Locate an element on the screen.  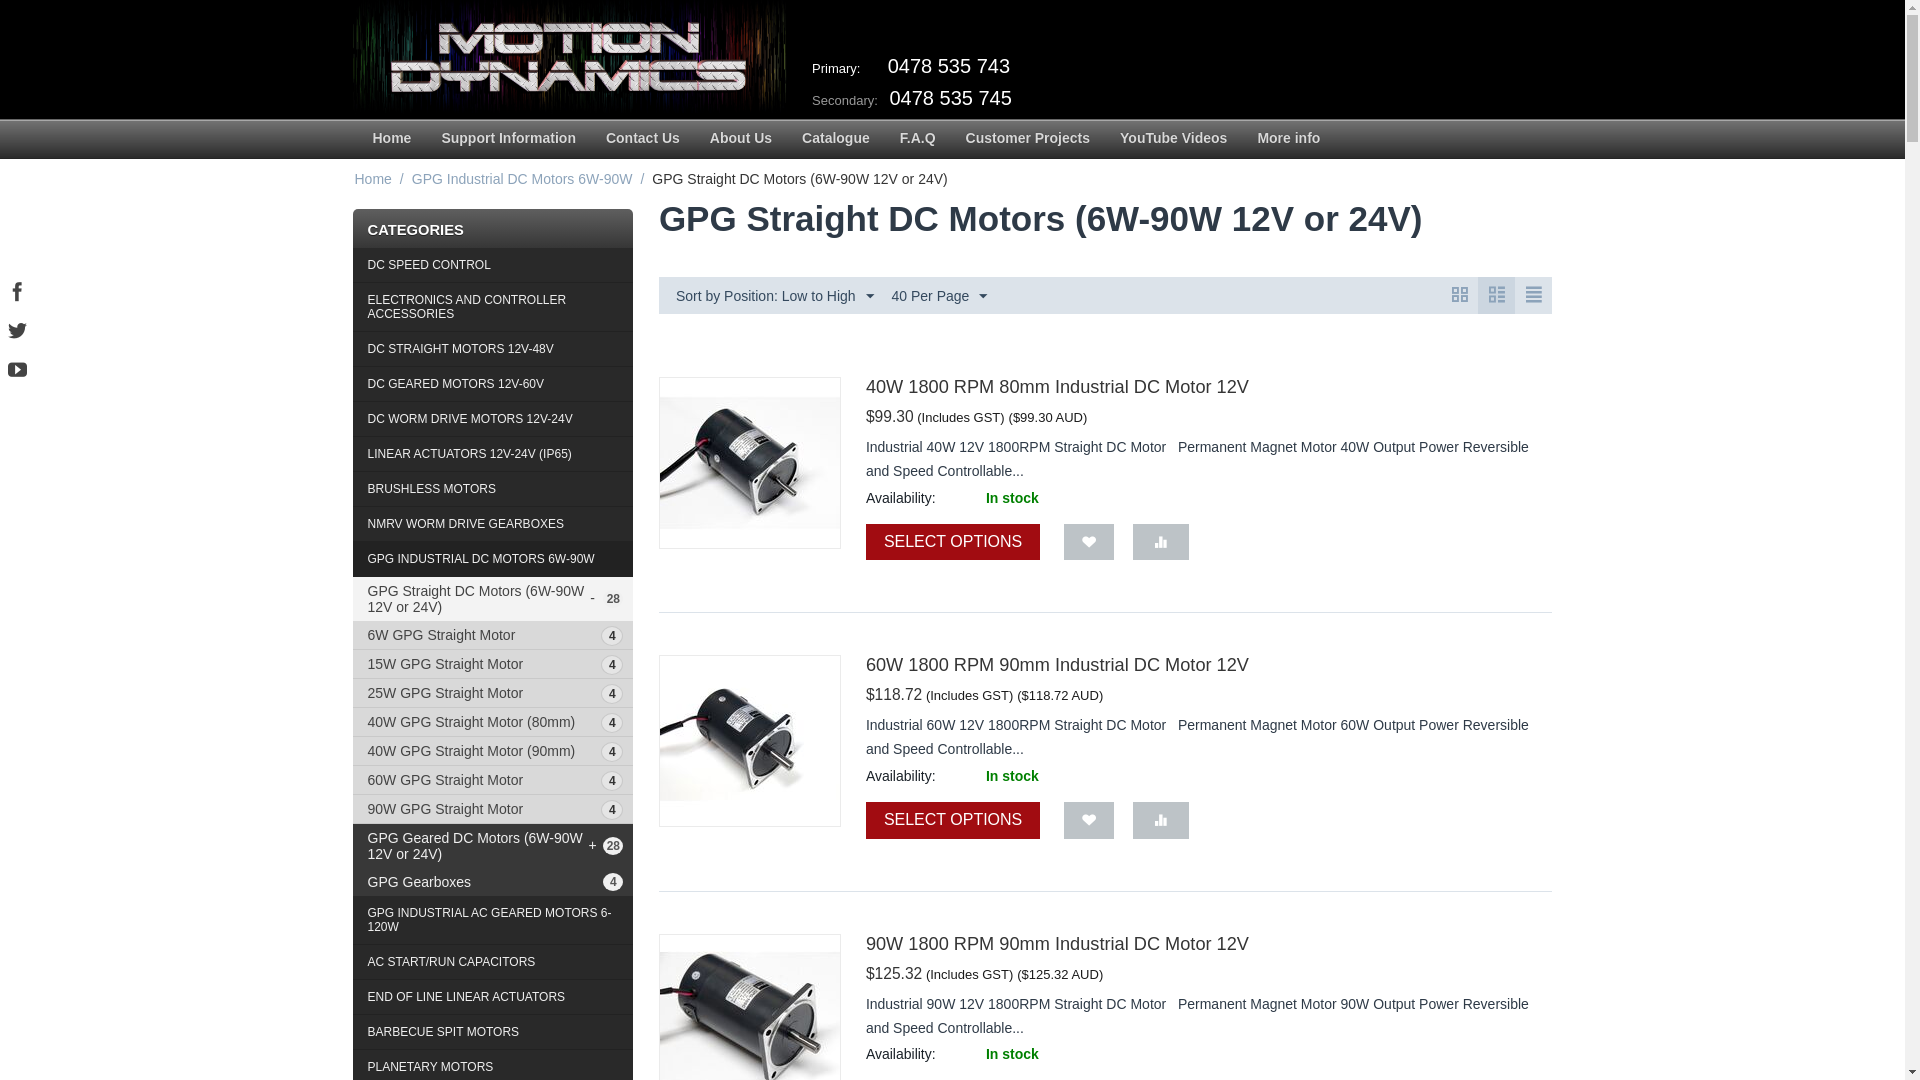
'60W GPG Straight Motor is located at coordinates (492, 778).